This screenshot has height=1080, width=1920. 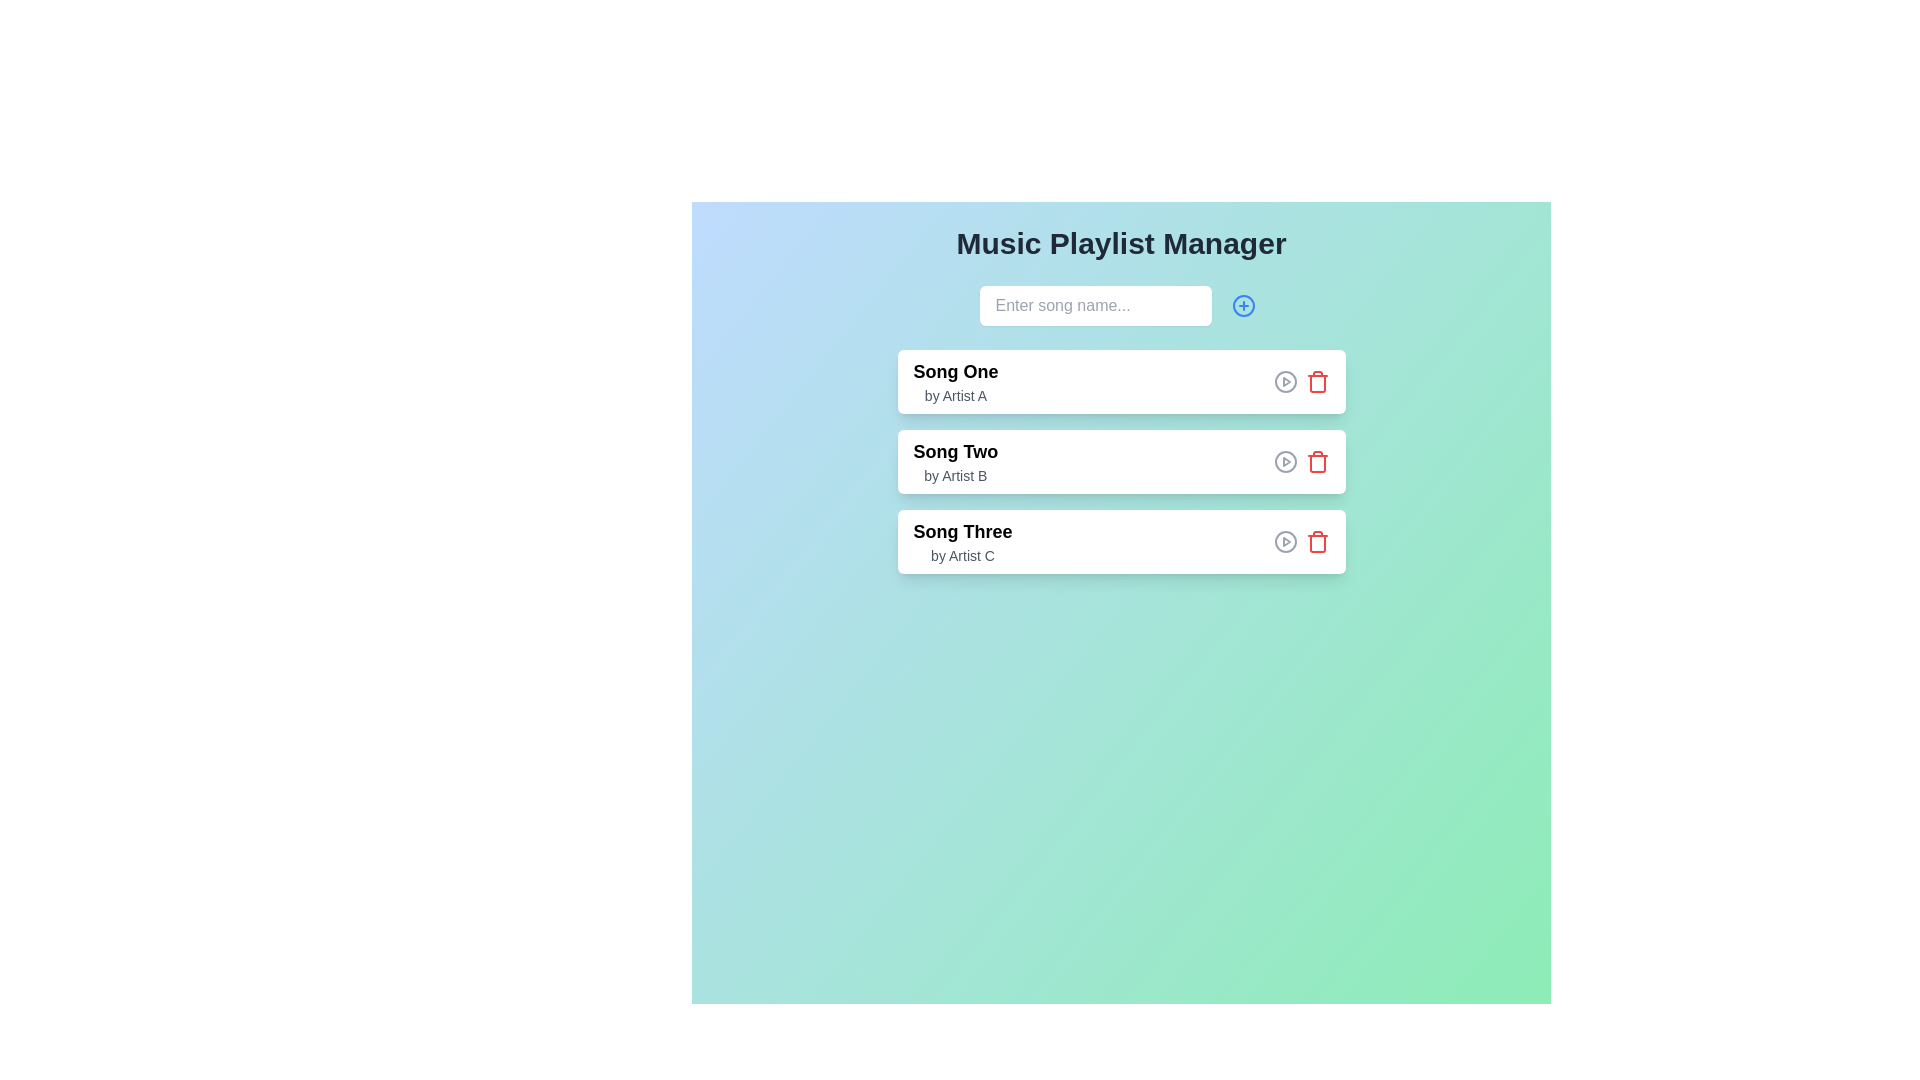 I want to click on the circular button with a blue outlined plus symbol located to the right of the song search input field, so click(x=1242, y=305).